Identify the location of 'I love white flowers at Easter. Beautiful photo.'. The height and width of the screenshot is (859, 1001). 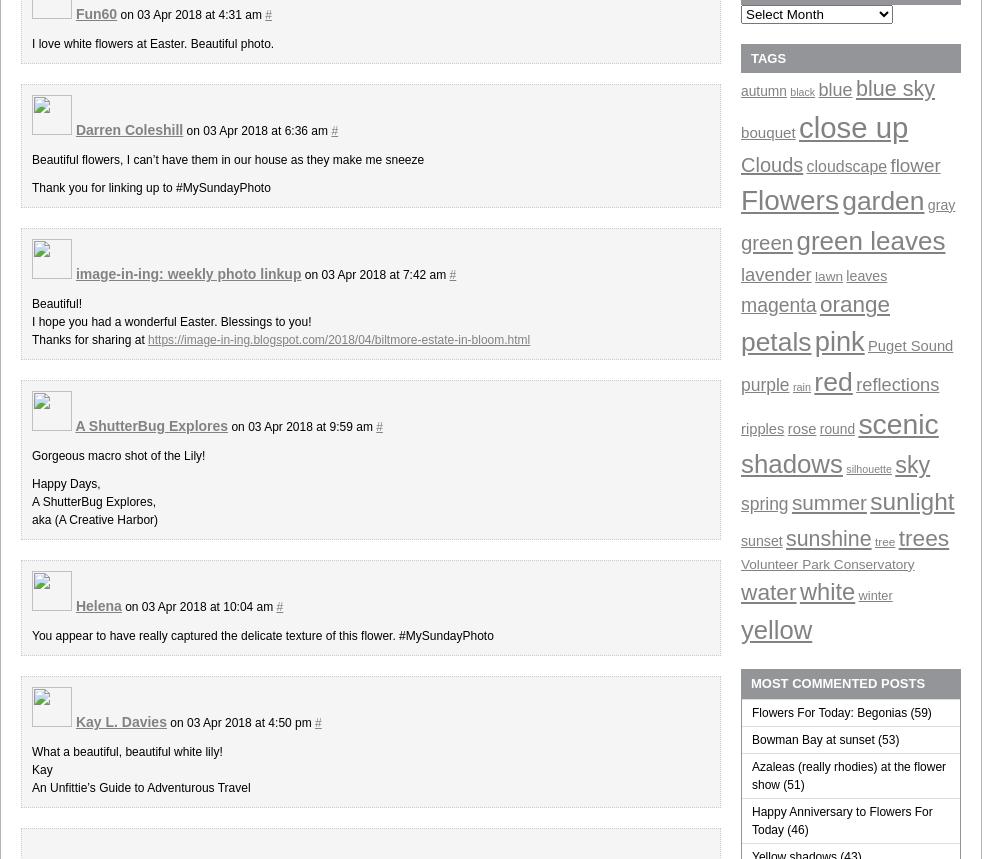
(152, 43).